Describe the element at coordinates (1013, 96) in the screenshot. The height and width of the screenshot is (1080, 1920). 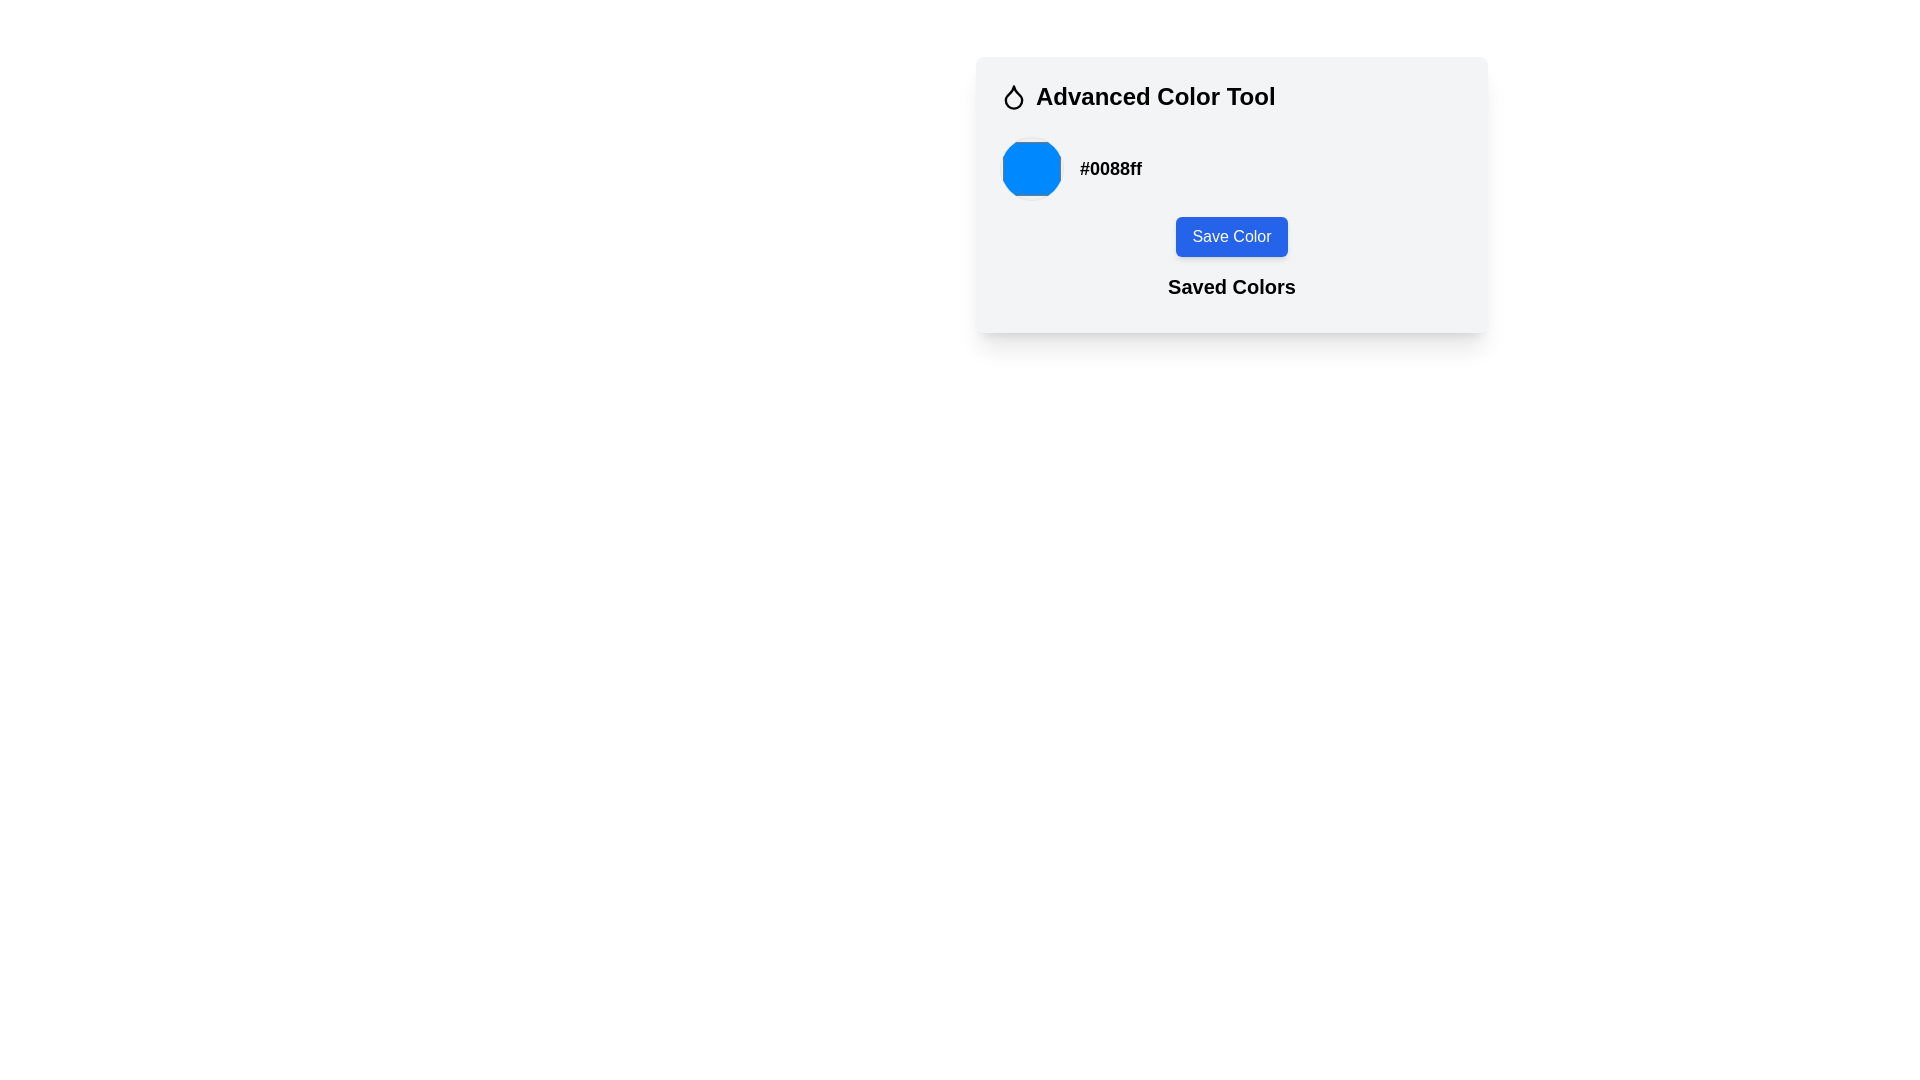
I see `the droplet-shaped icon with a black stroke that is positioned to the left of the 'Advanced Color Tool' text` at that location.